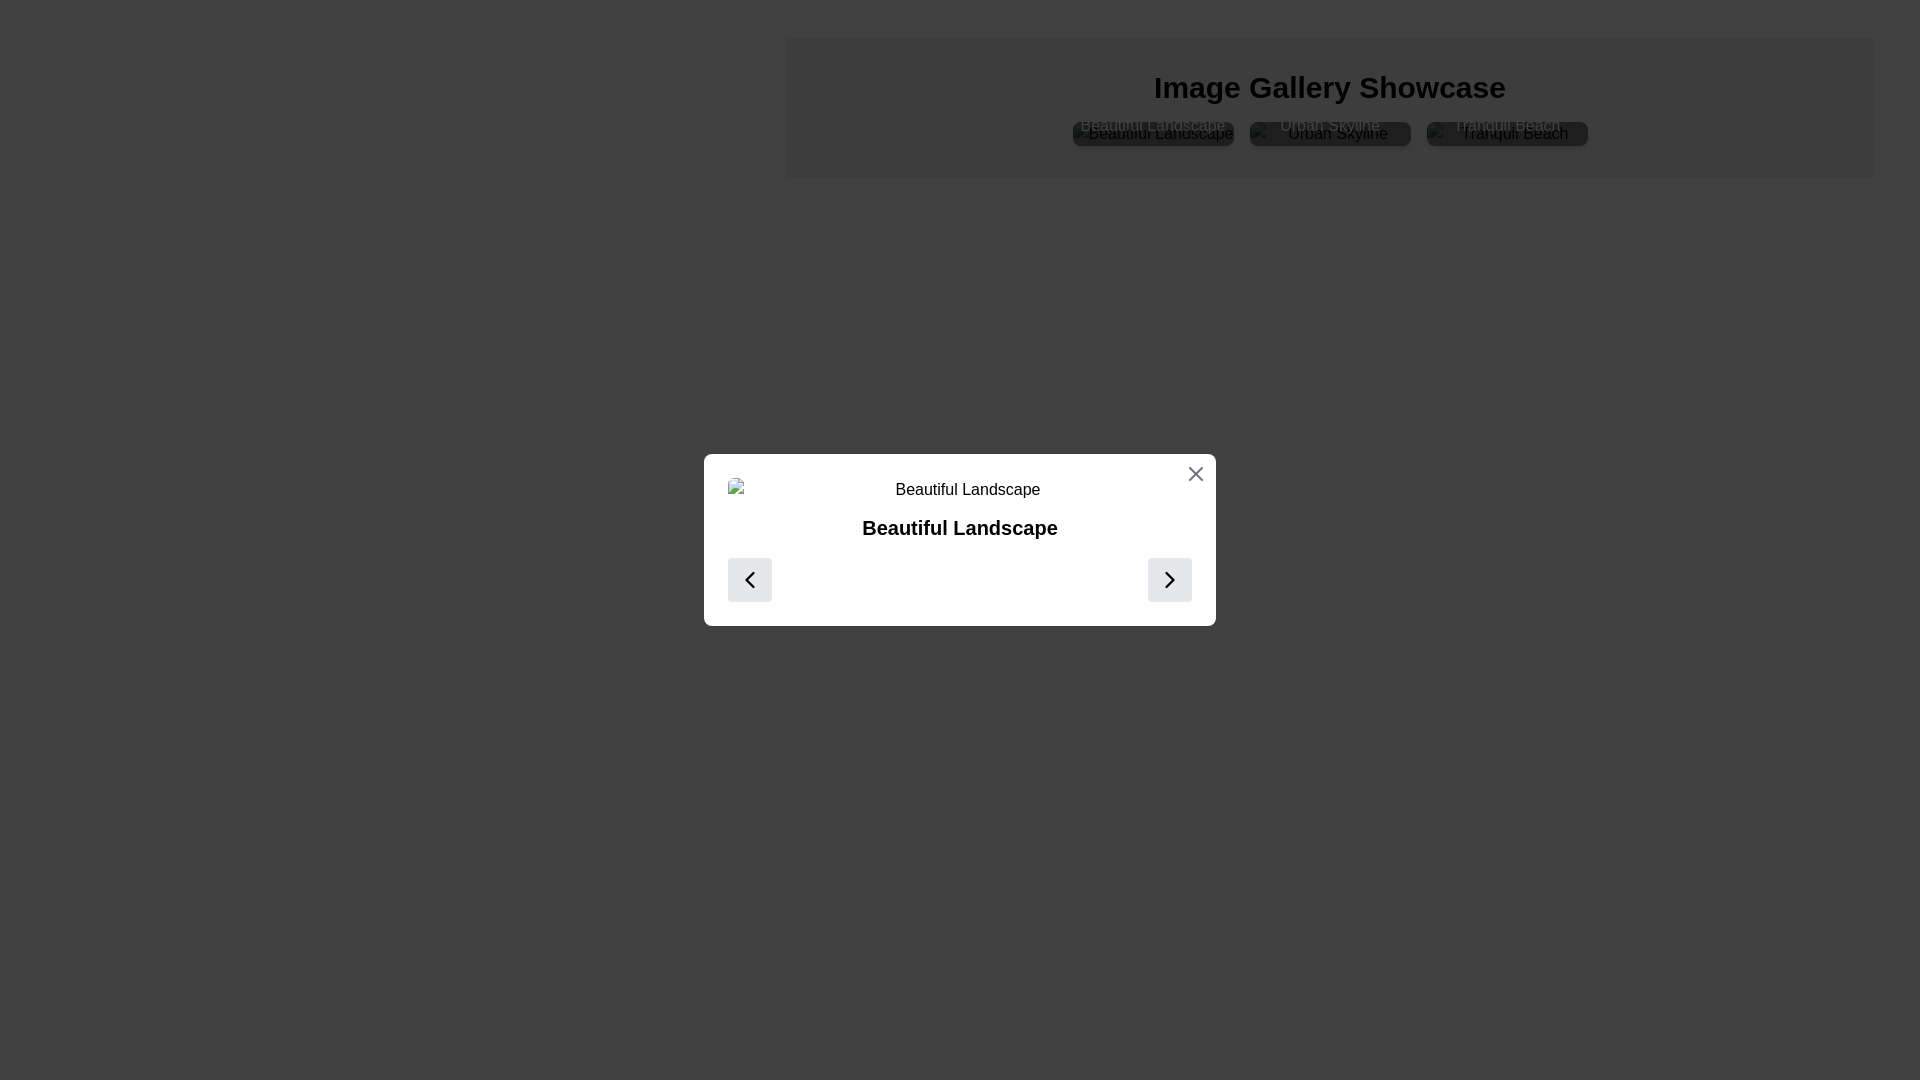  Describe the element at coordinates (1170, 579) in the screenshot. I see `the rightward arrow icon in the gallery navigation controls` at that location.